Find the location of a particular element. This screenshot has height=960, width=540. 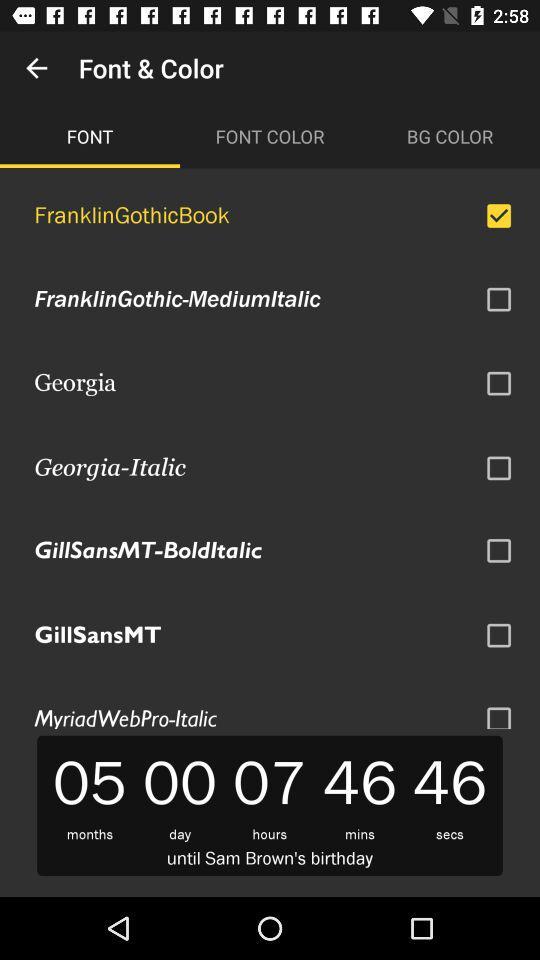

the item above the font item is located at coordinates (36, 68).